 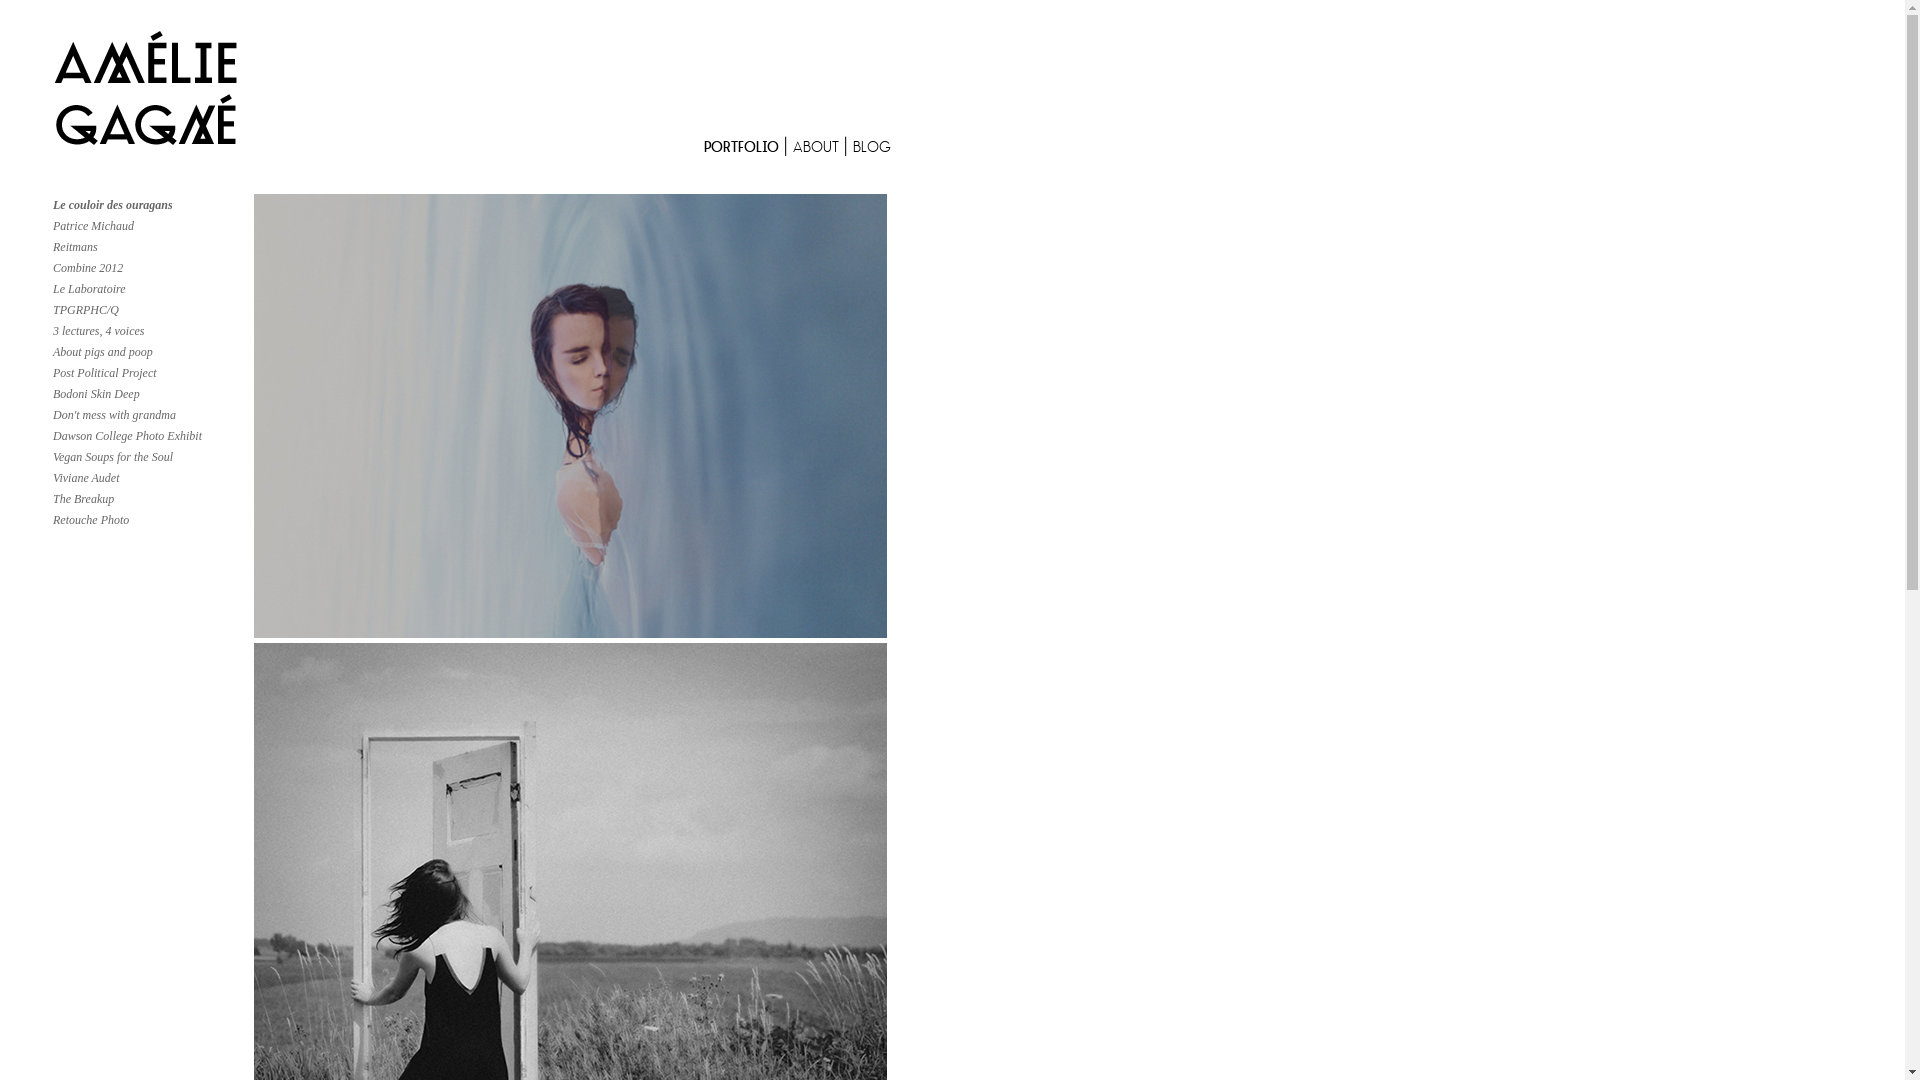 What do you see at coordinates (52, 519) in the screenshot?
I see `'Retouche Photo'` at bounding box center [52, 519].